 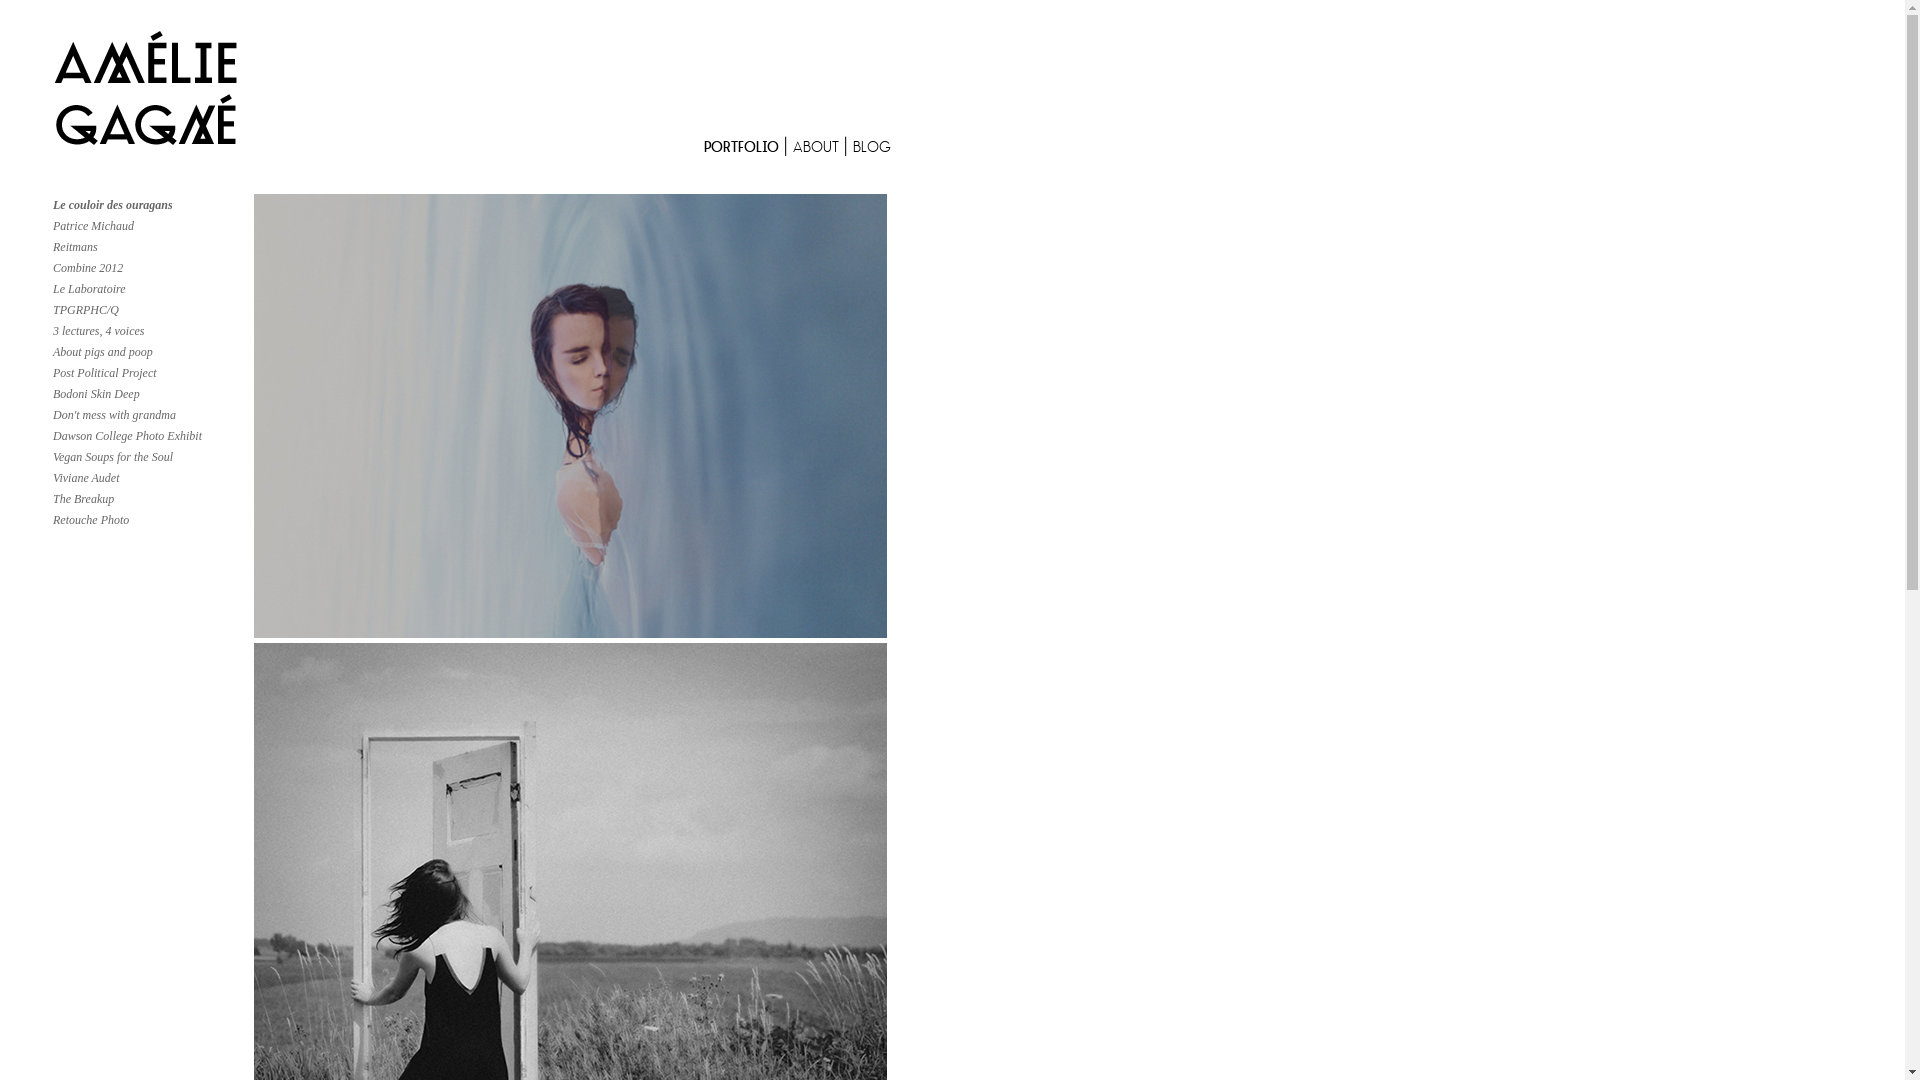 What do you see at coordinates (52, 519) in the screenshot?
I see `'Retouche Photo'` at bounding box center [52, 519].